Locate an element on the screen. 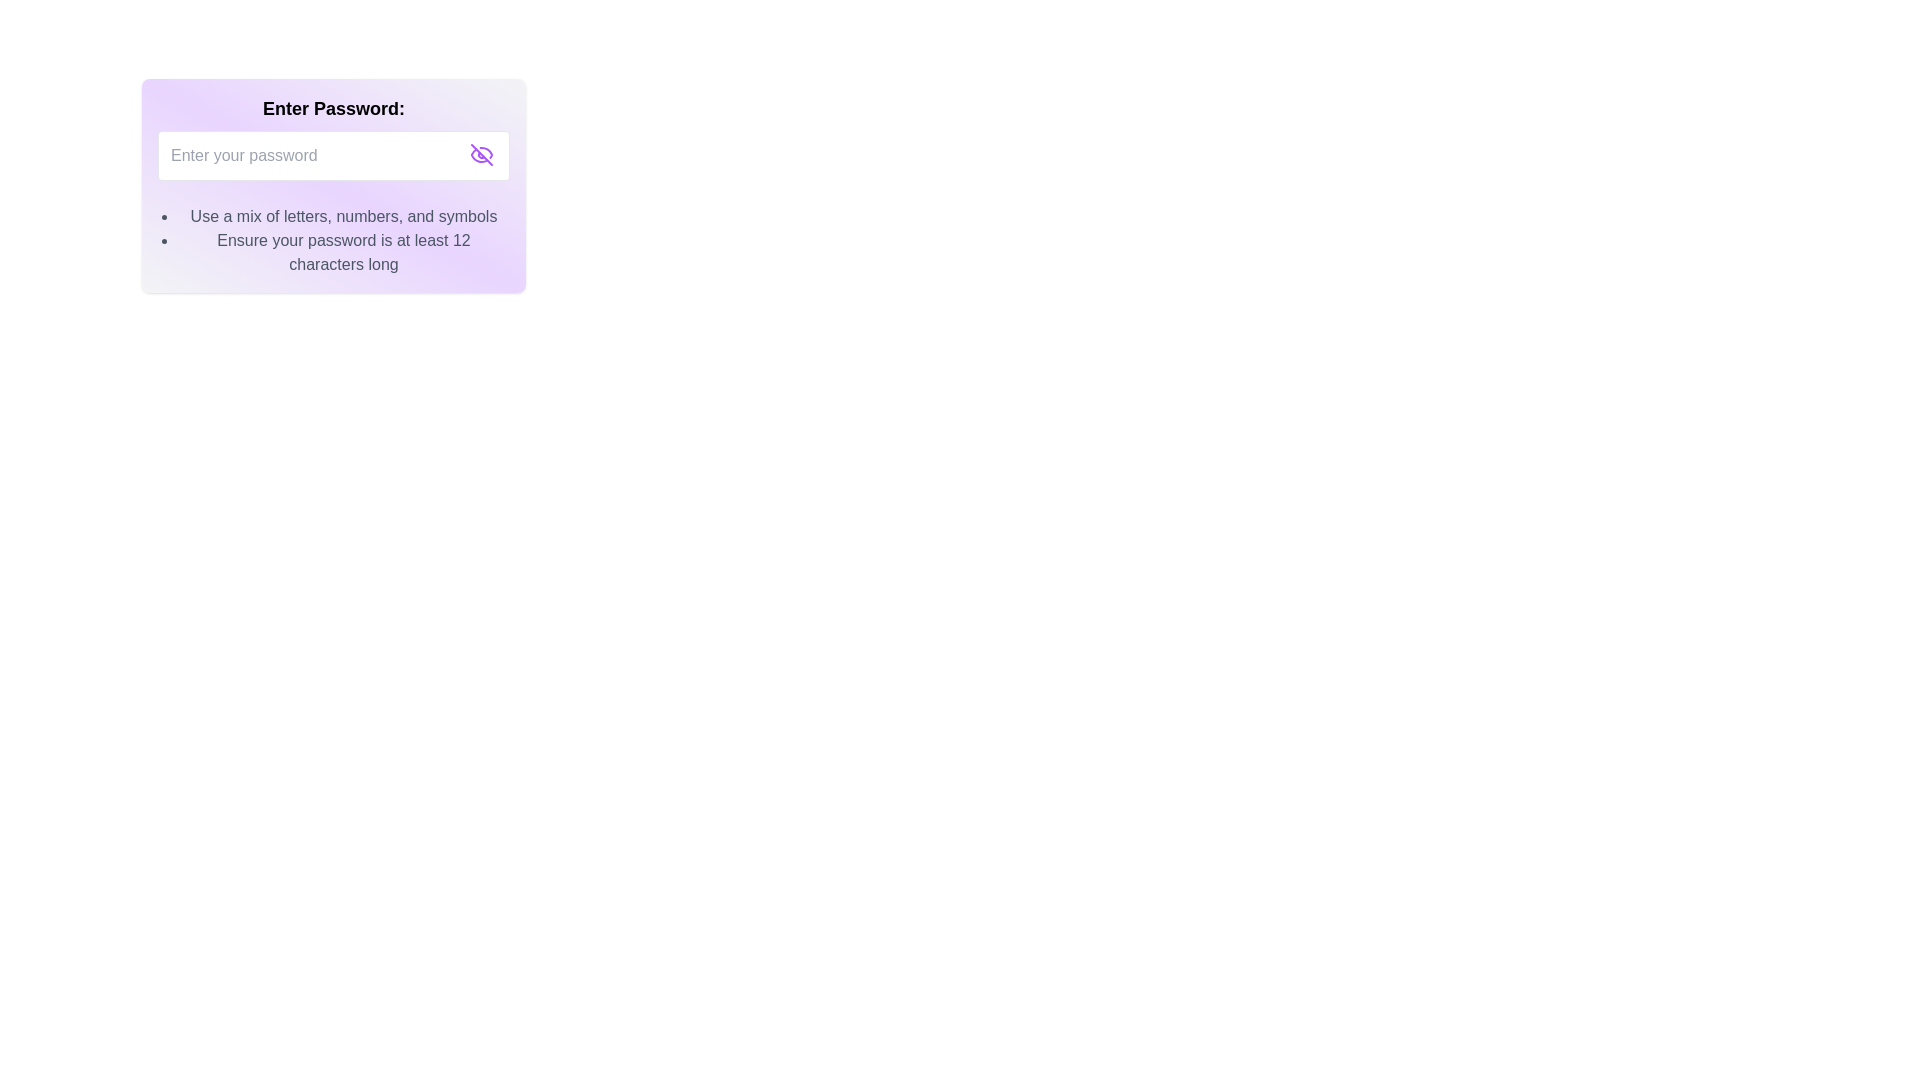 Image resolution: width=1920 pixels, height=1080 pixels. the text block containing bullet points with instructions about password requirements, styled in gray on a light violet background is located at coordinates (344, 239).